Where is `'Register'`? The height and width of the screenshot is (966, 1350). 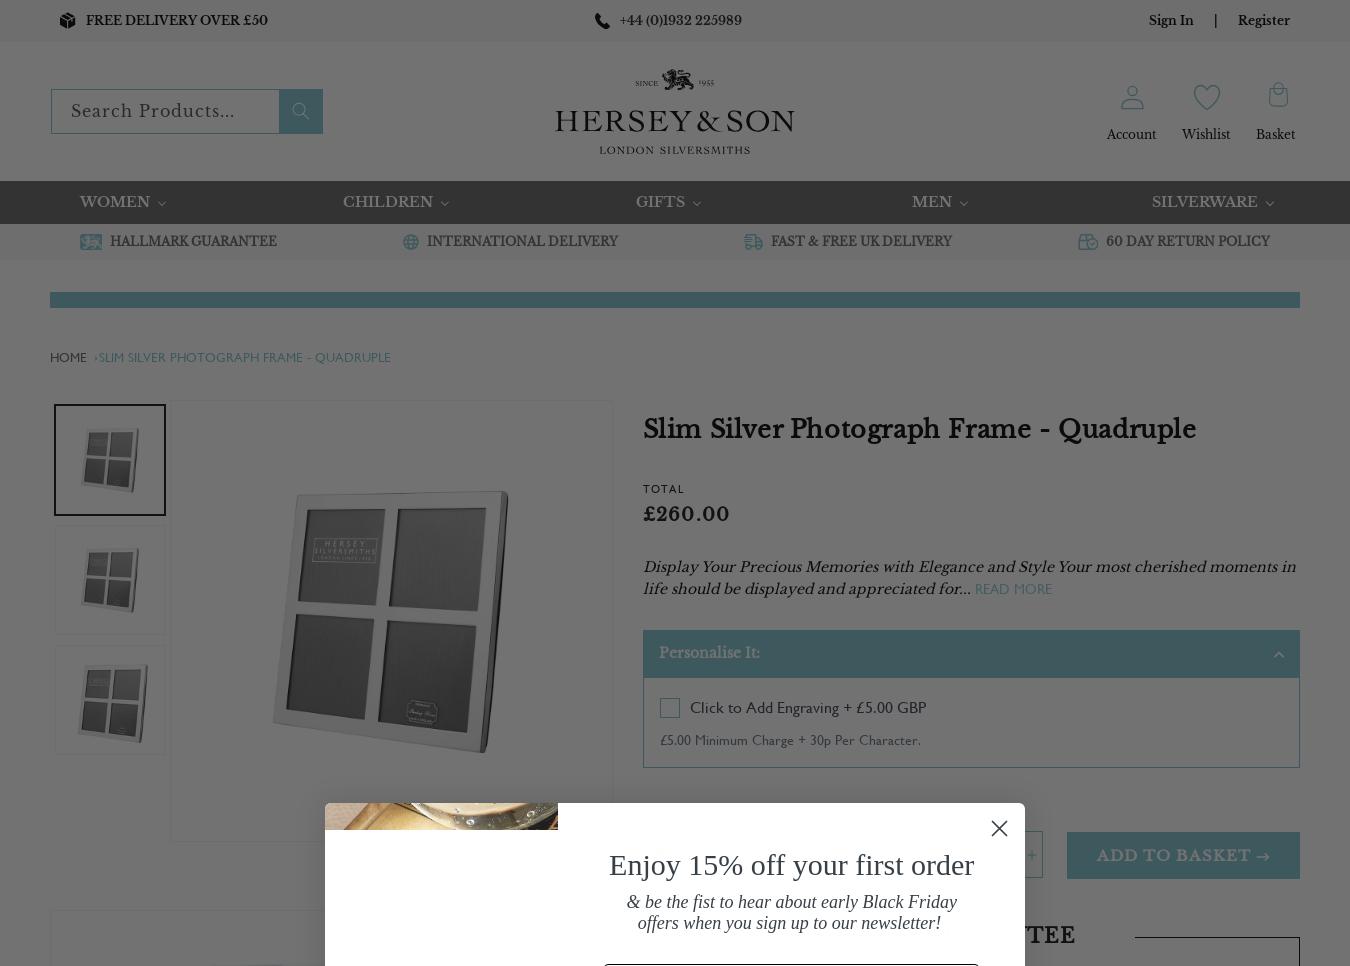 'Register' is located at coordinates (1264, 19).